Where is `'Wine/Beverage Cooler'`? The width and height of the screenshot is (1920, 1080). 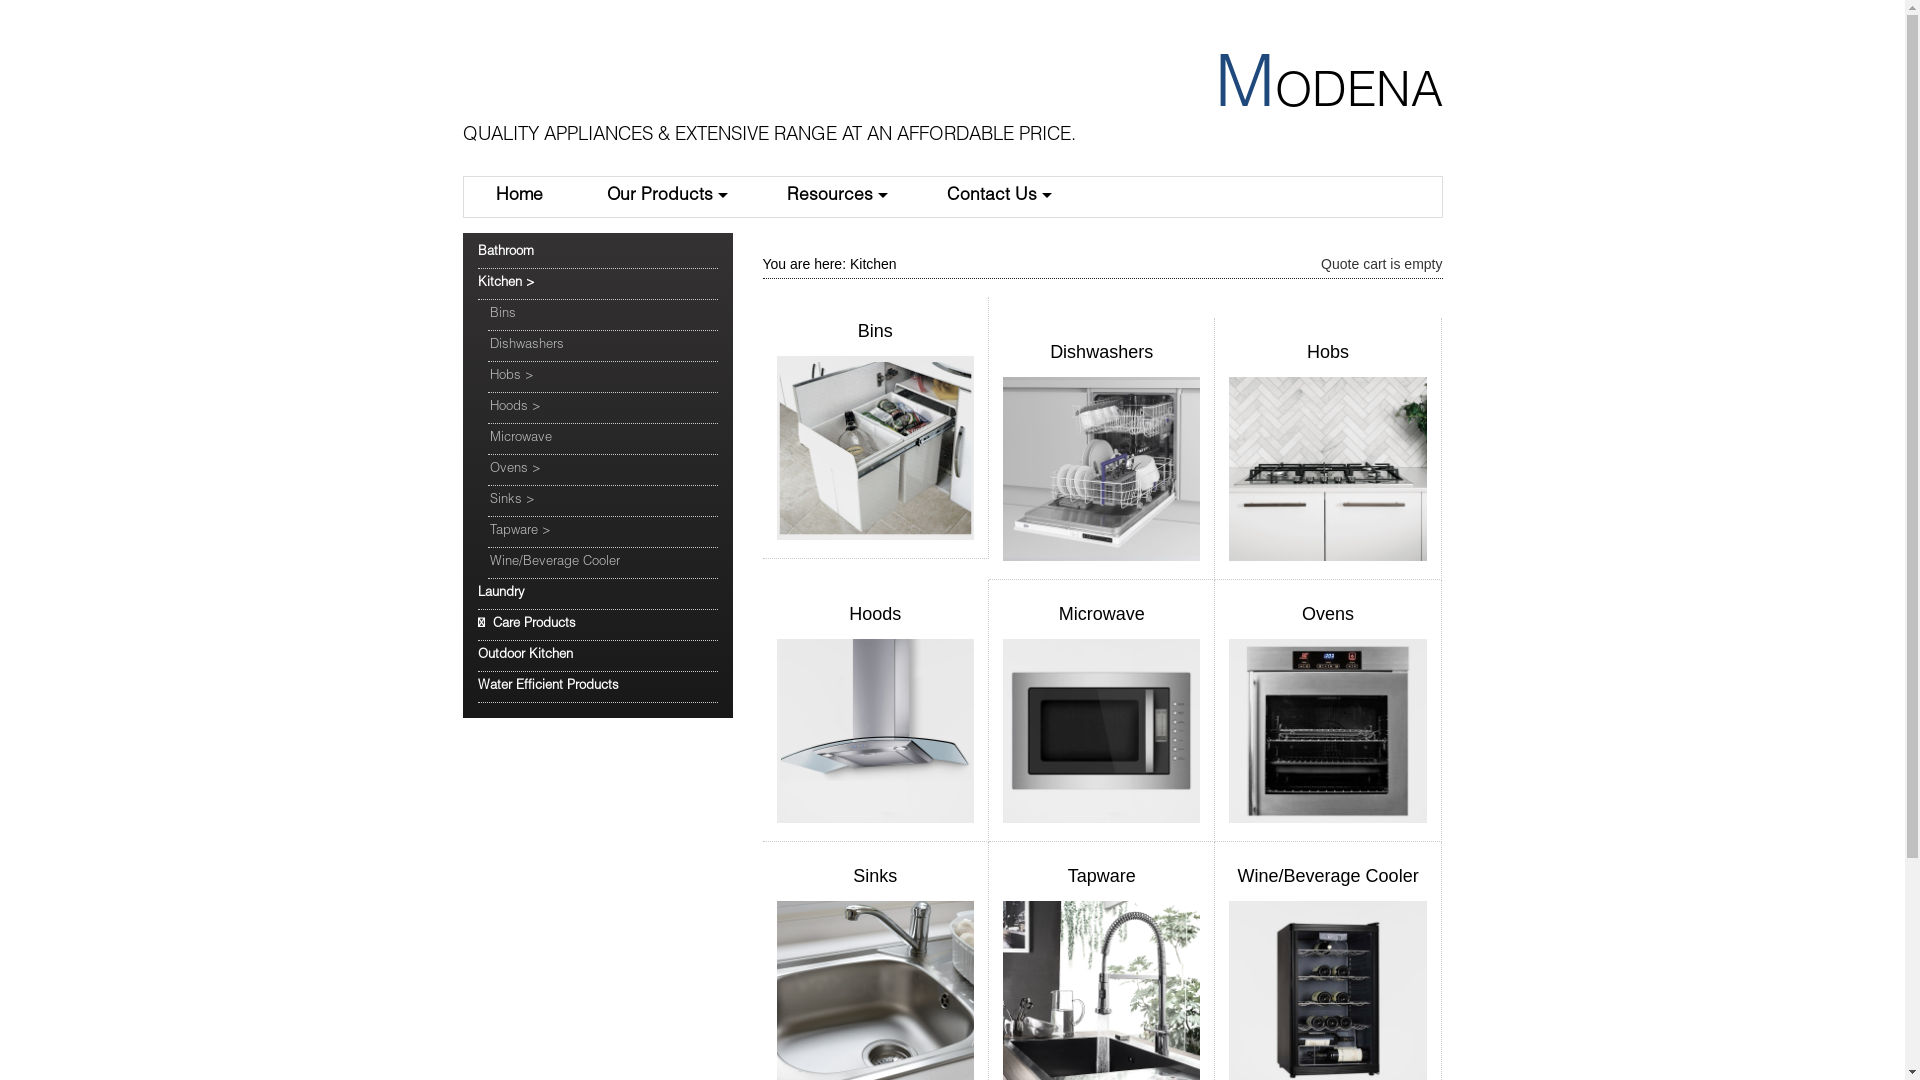 'Wine/Beverage Cooler' is located at coordinates (602, 563).